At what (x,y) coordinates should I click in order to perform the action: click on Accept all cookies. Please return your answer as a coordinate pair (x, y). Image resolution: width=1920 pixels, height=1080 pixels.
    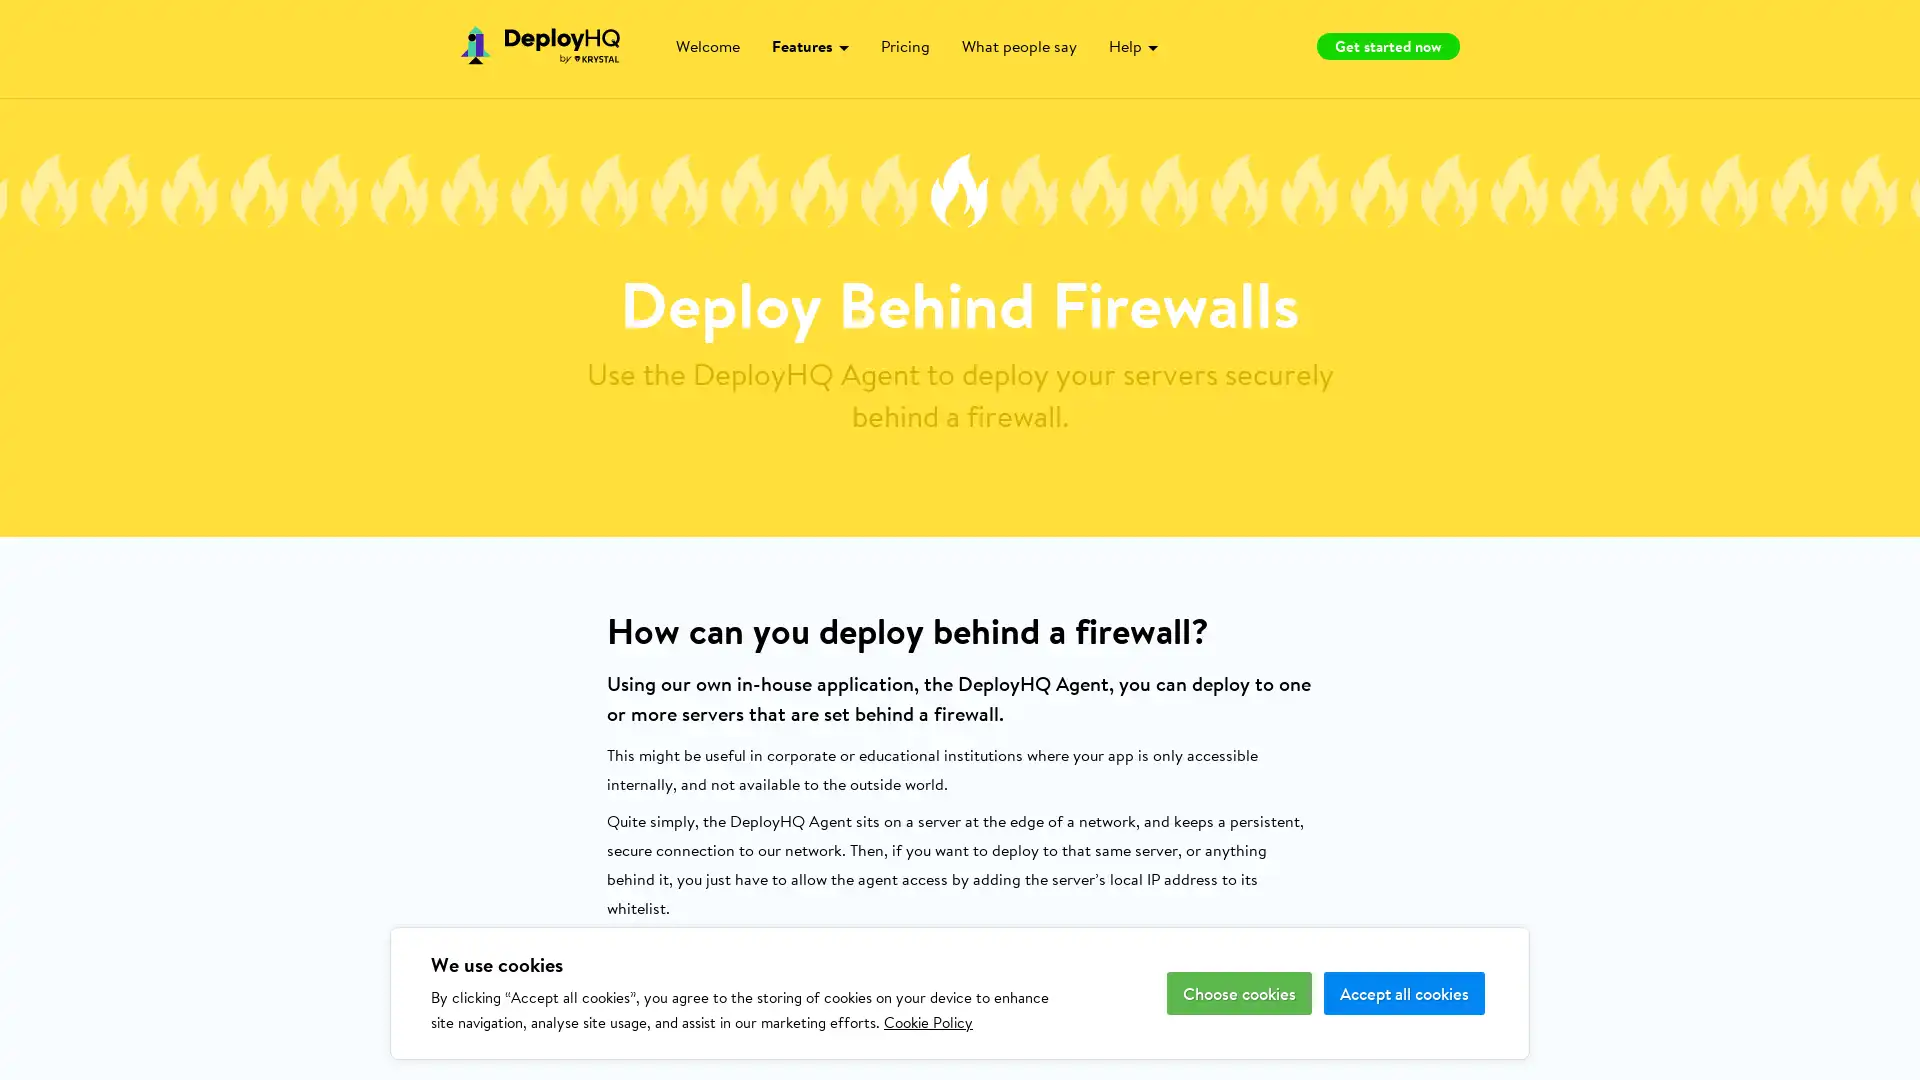
    Looking at the image, I should click on (1403, 993).